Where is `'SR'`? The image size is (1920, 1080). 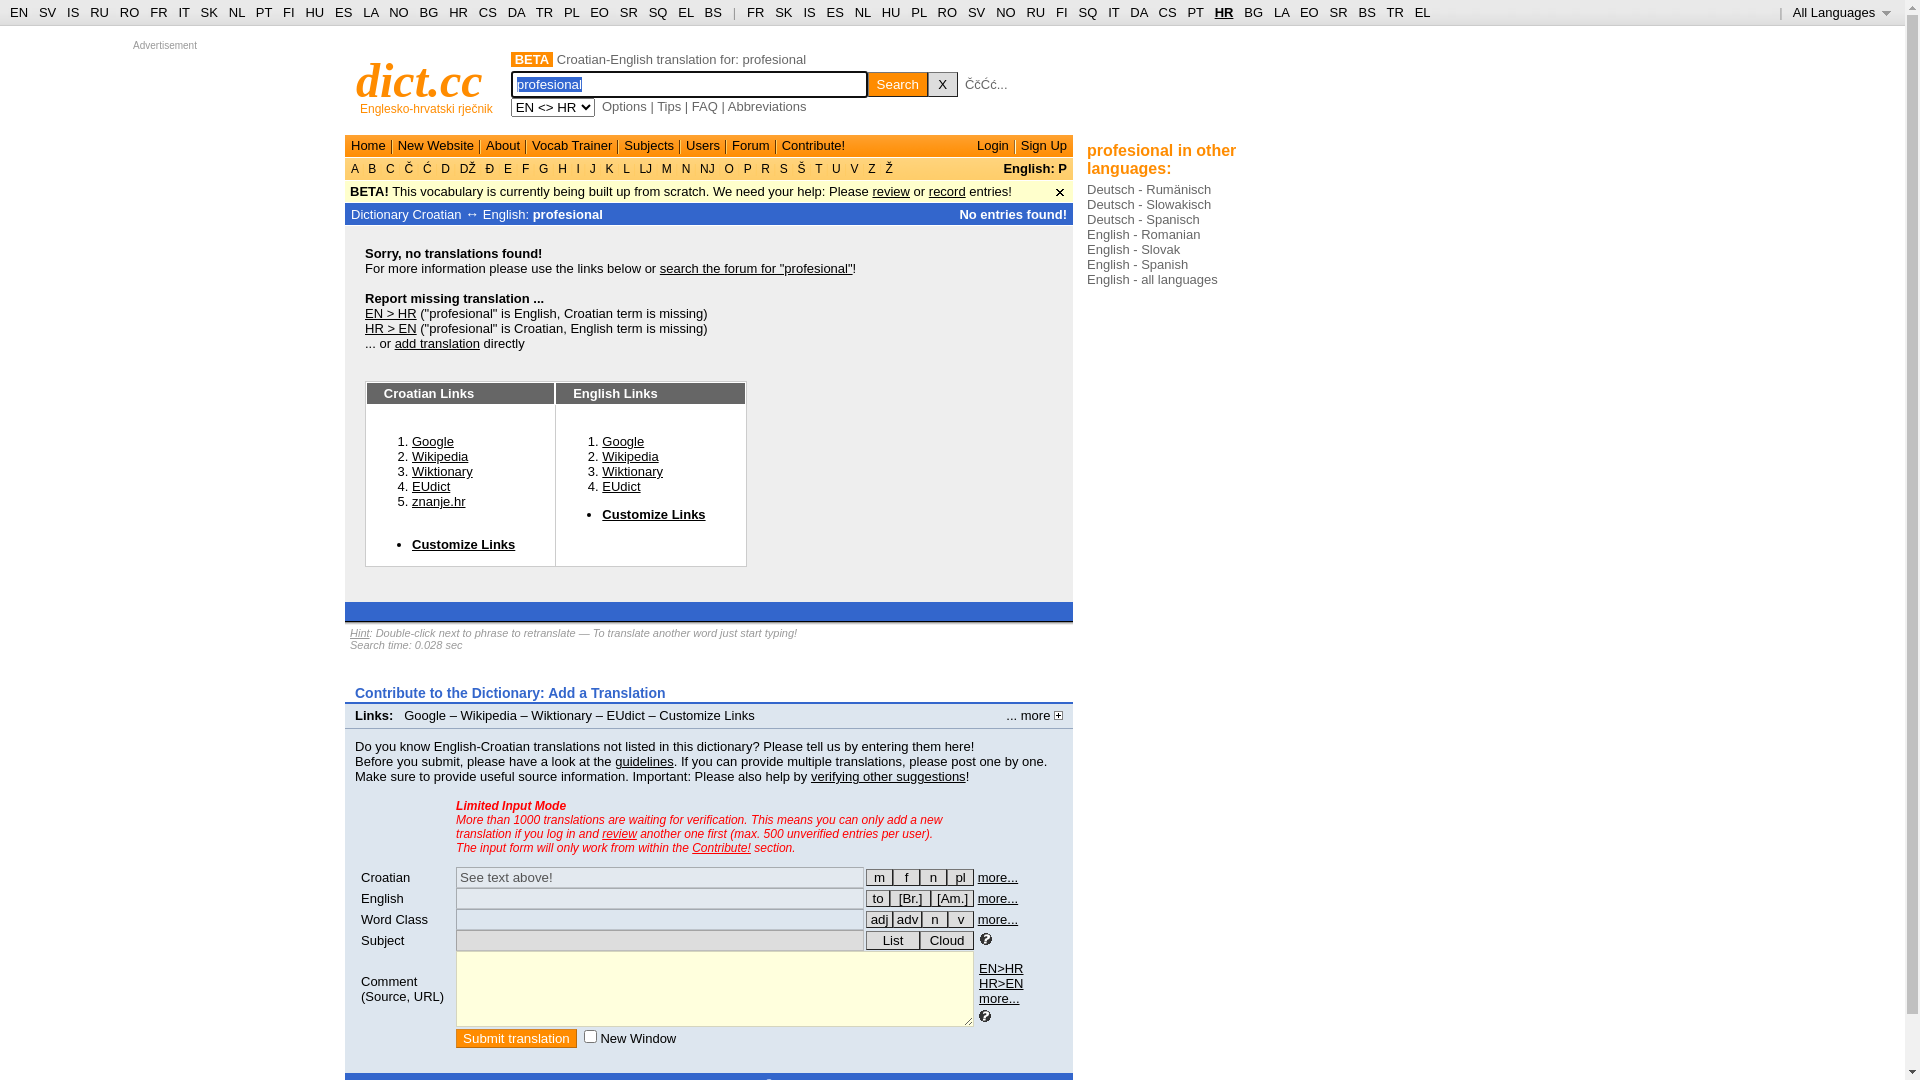 'SR' is located at coordinates (627, 12).